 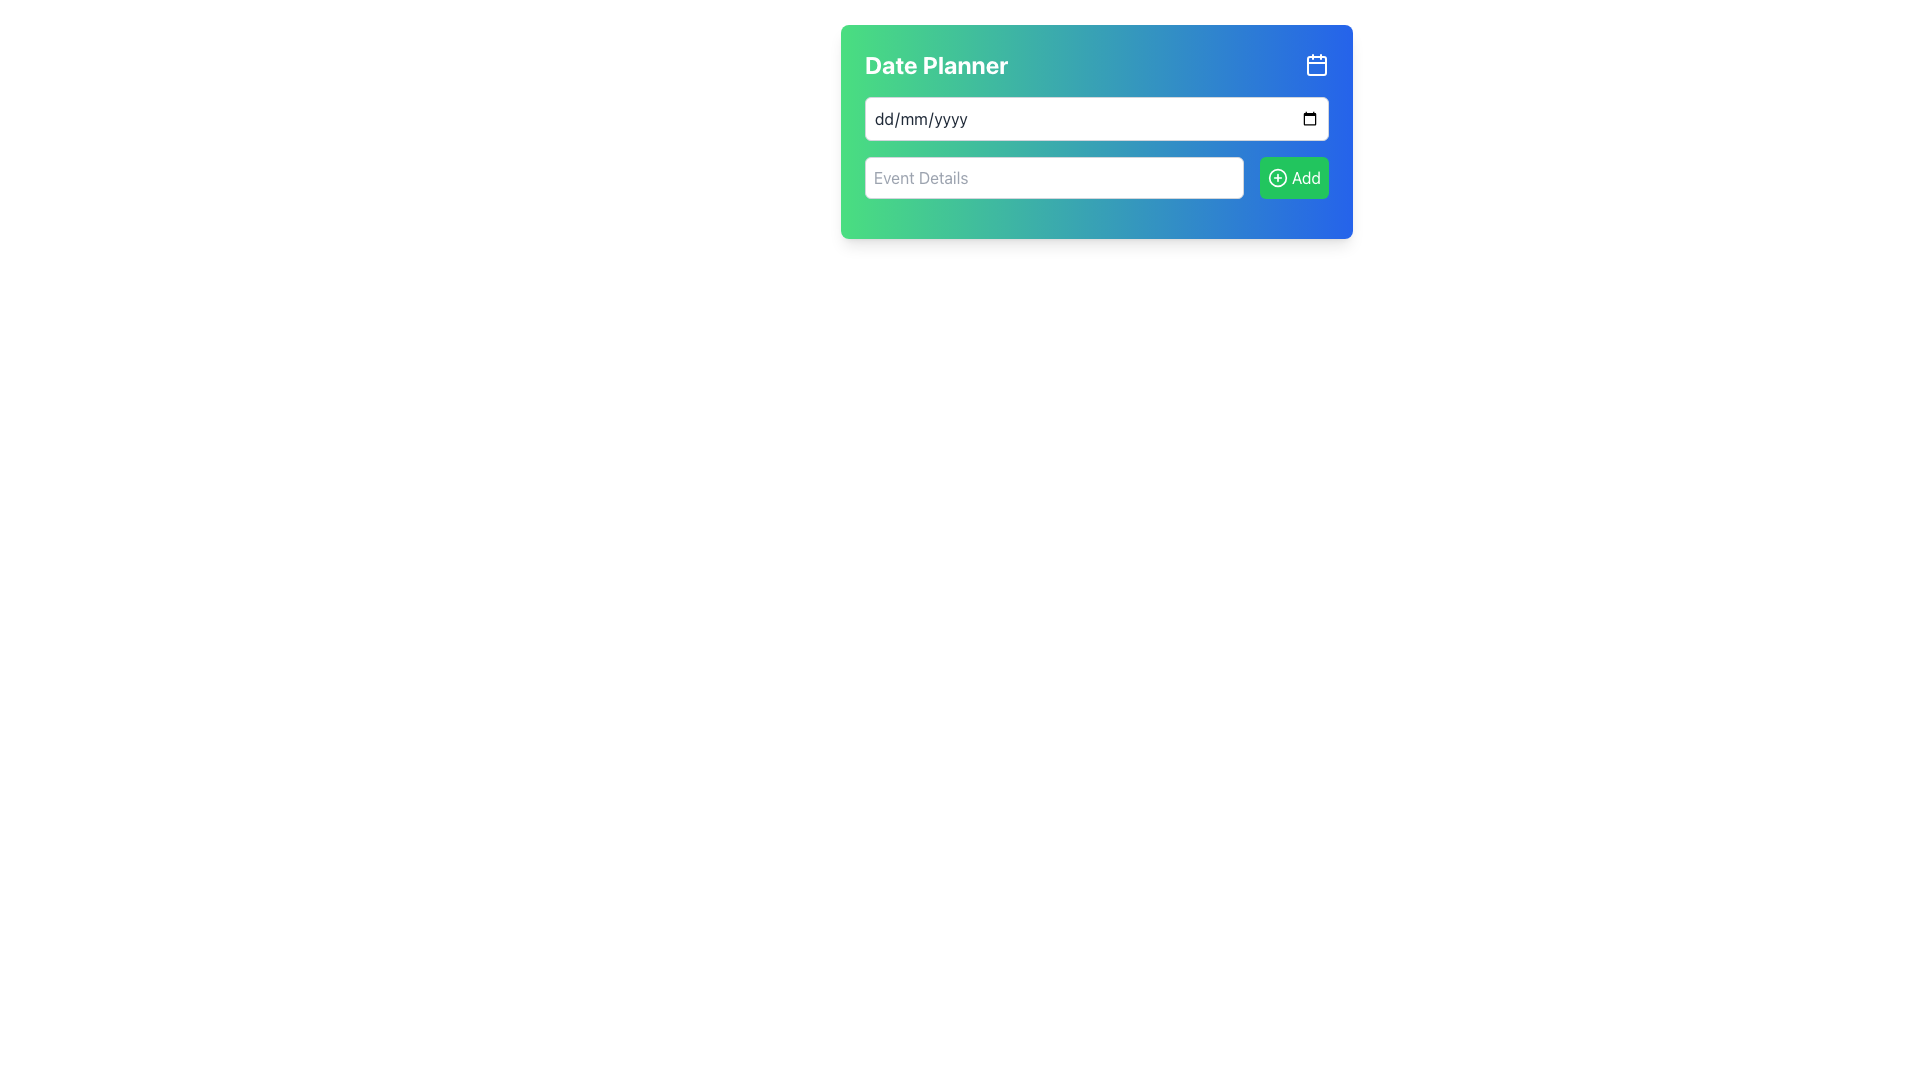 I want to click on the calendar icon located in the 'Date Planner' section at the top-right corner, so click(x=1316, y=64).